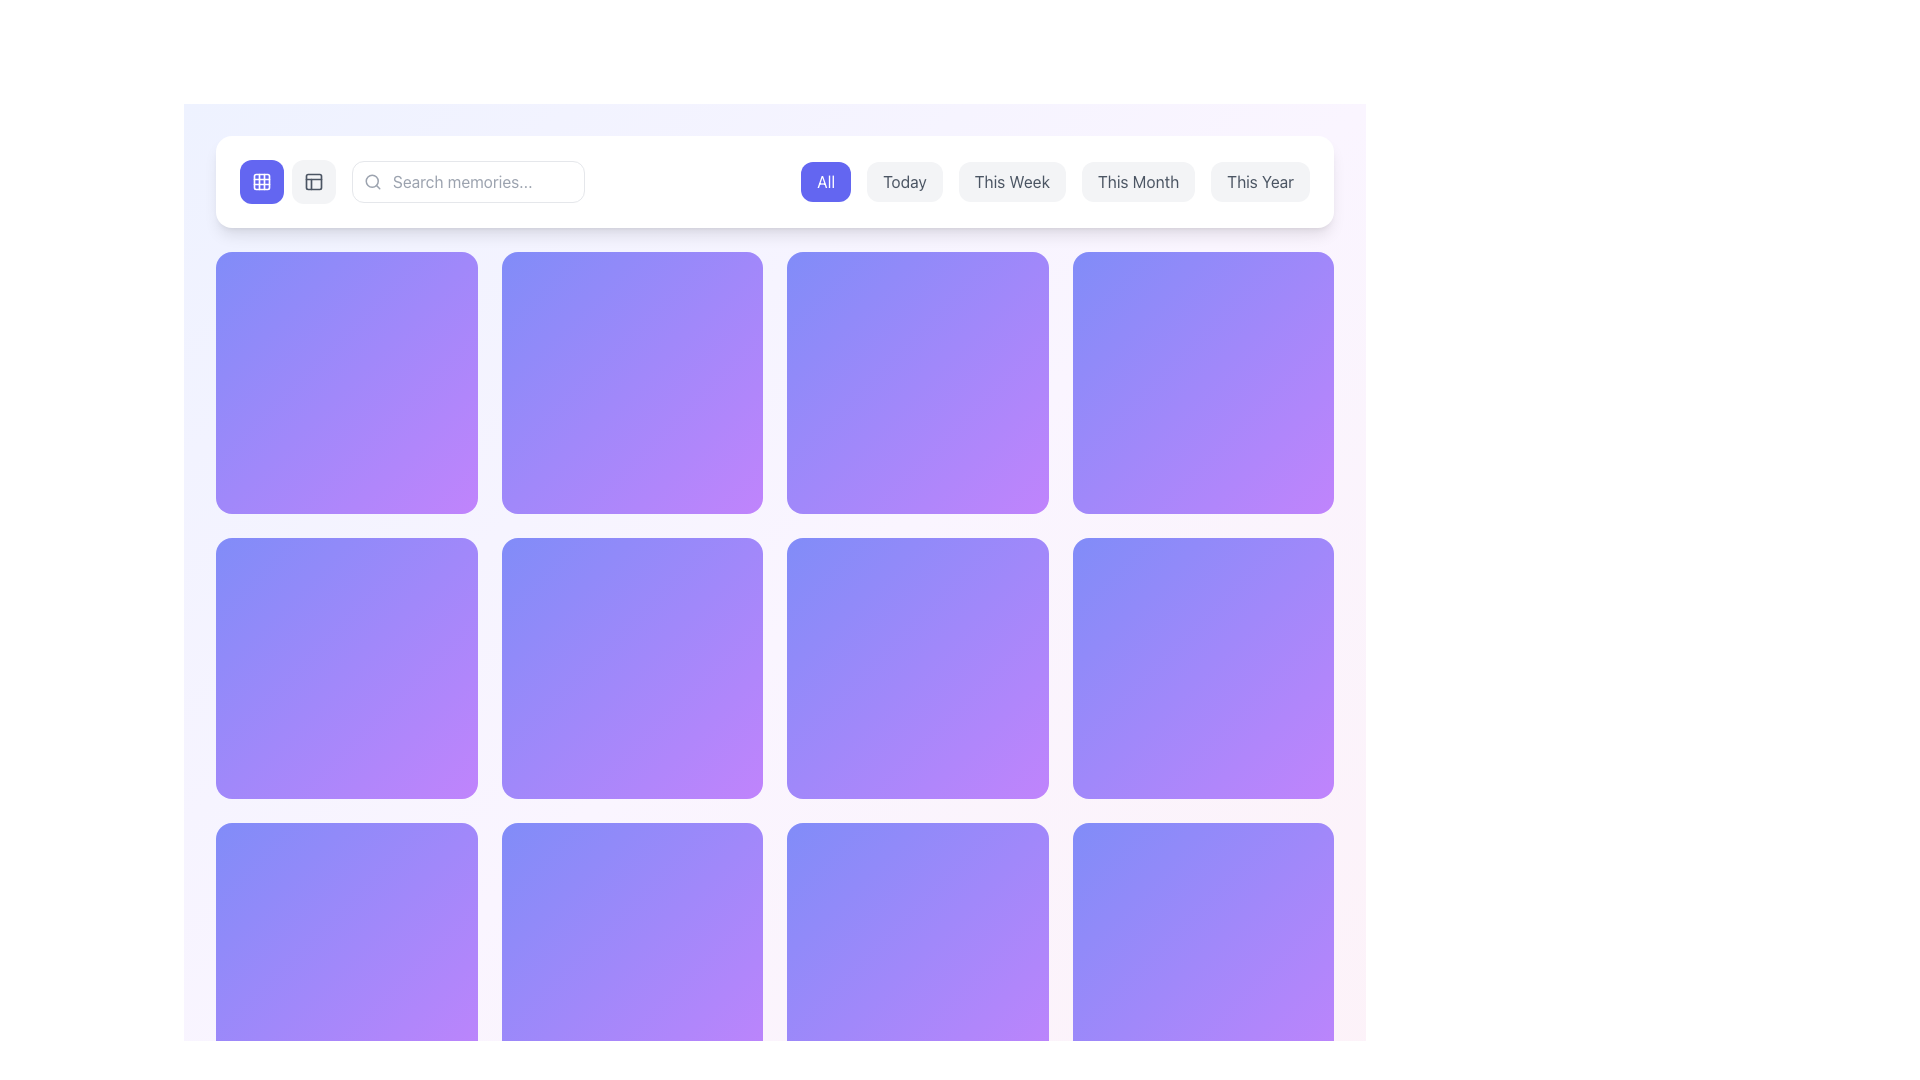  Describe the element at coordinates (1202, 382) in the screenshot. I see `the fourth static visual card located at the top-right corner of the grid layout` at that location.